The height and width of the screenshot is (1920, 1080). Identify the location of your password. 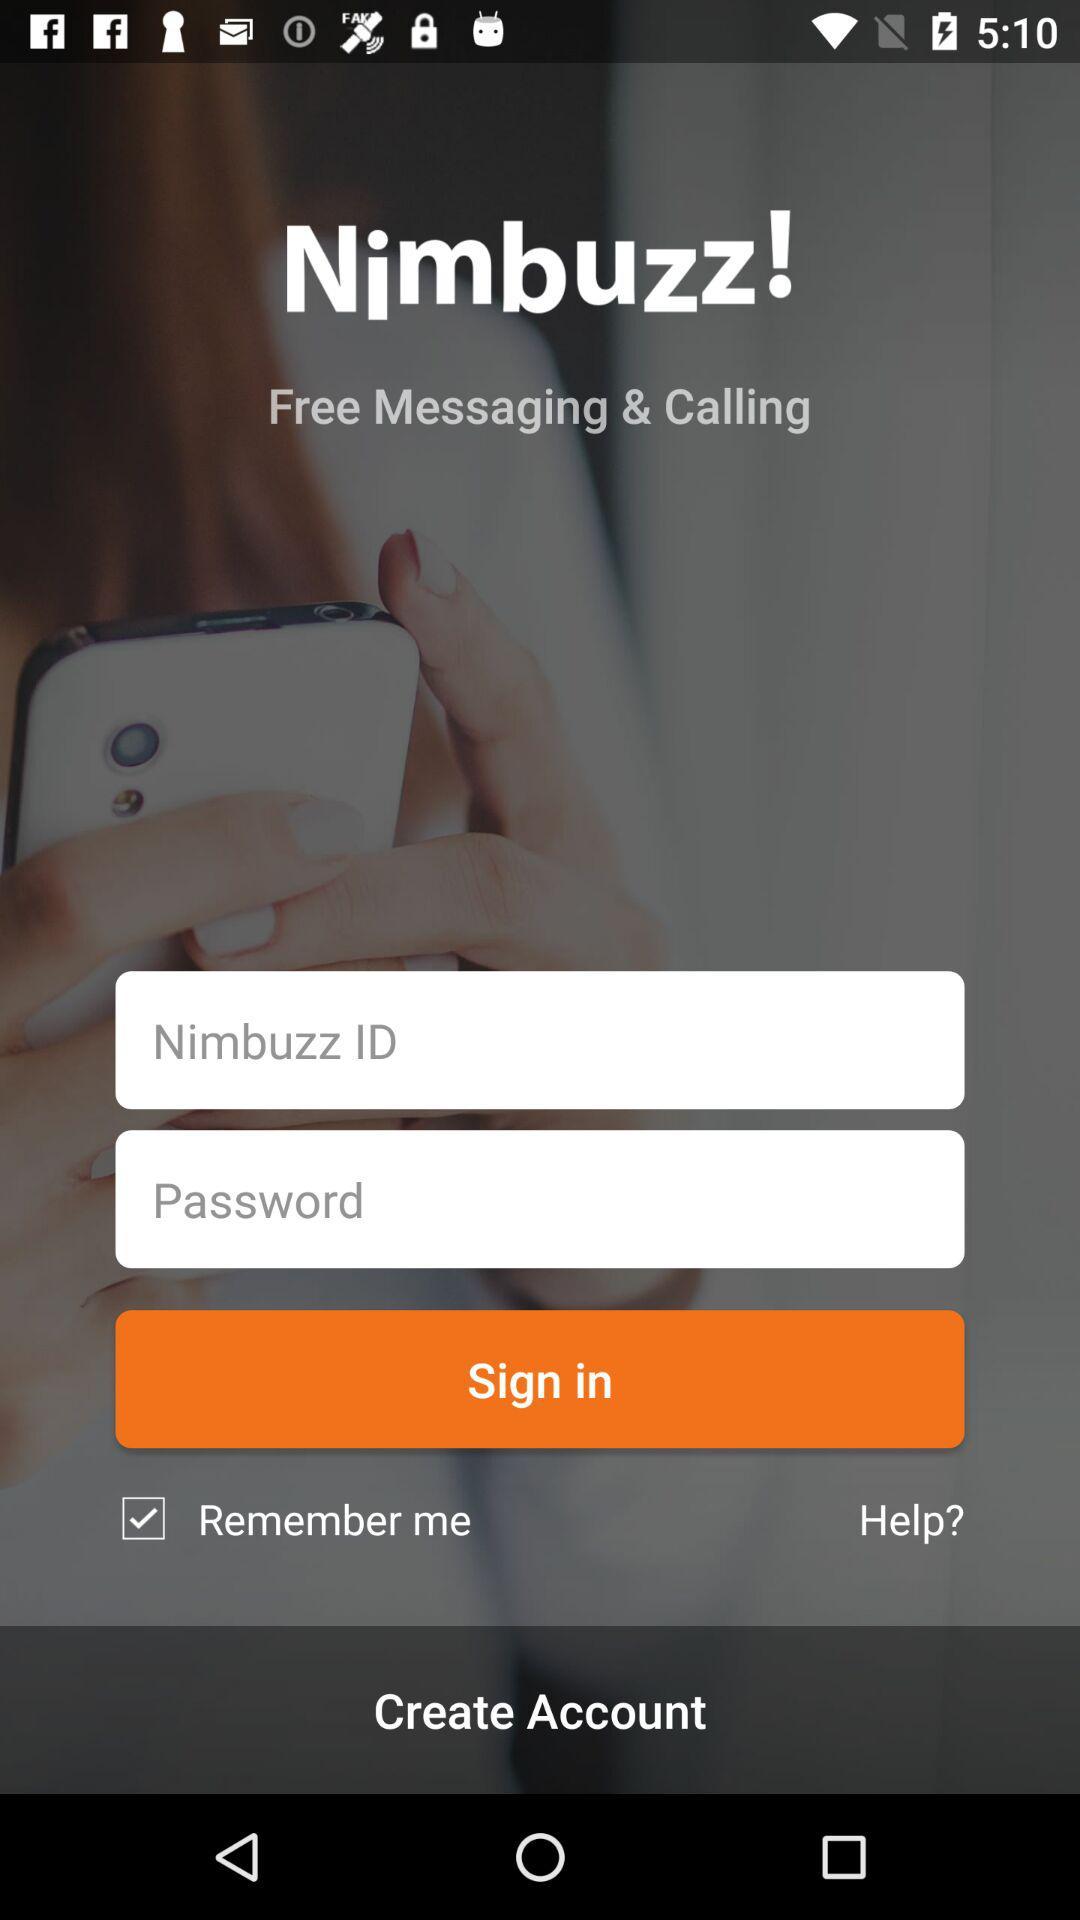
(540, 1199).